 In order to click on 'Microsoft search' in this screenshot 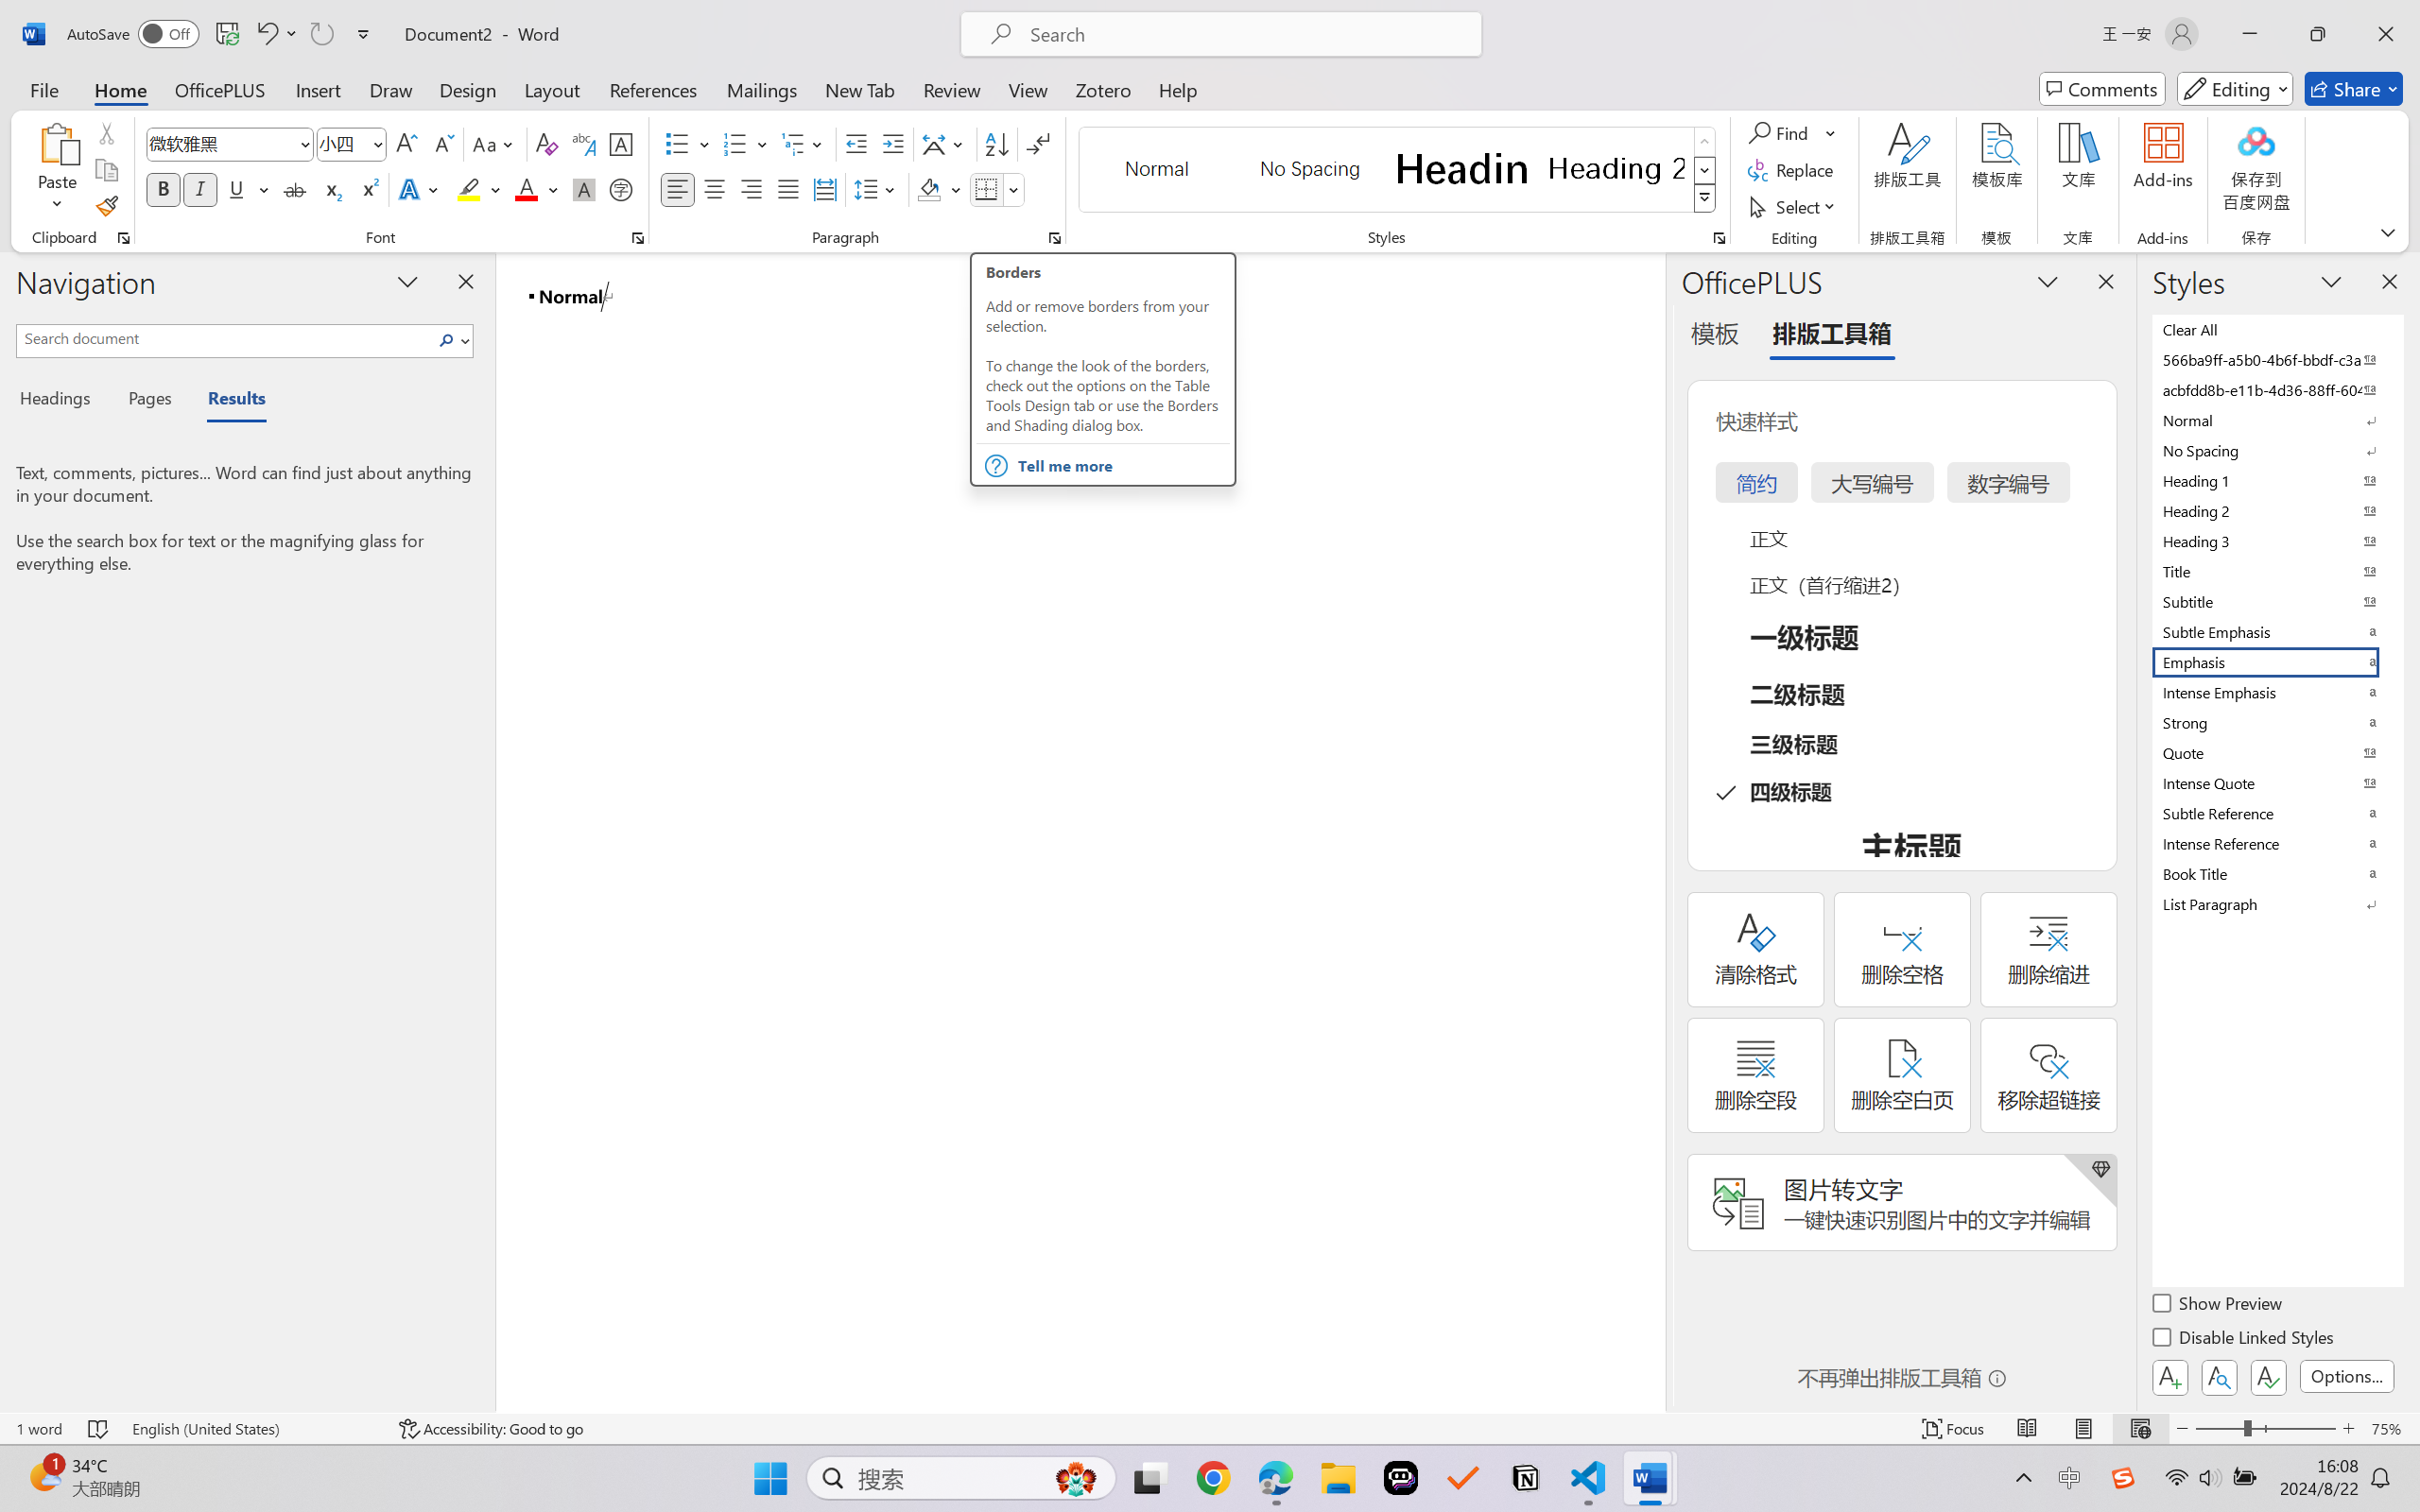, I will do `click(1246, 33)`.